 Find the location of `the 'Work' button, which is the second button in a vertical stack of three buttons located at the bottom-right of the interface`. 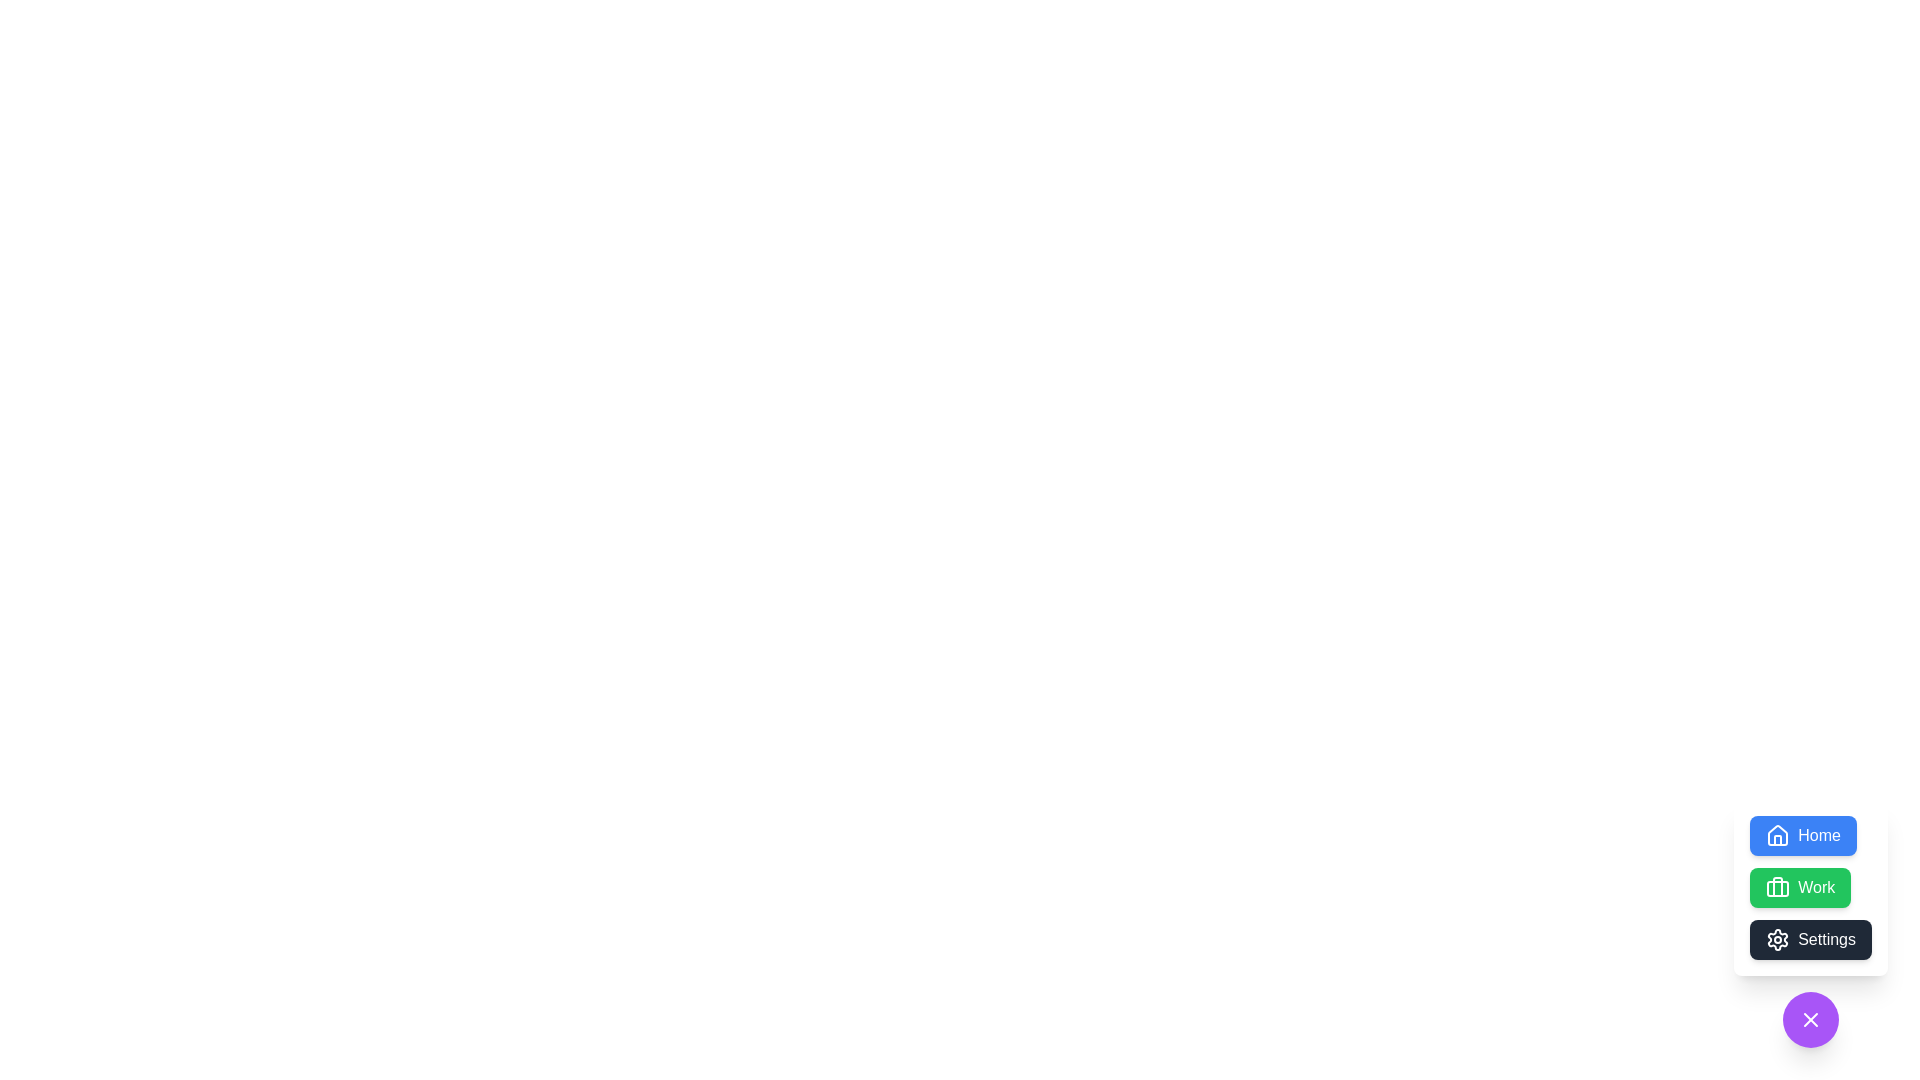

the 'Work' button, which is the second button in a vertical stack of three buttons located at the bottom-right of the interface is located at coordinates (1778, 886).